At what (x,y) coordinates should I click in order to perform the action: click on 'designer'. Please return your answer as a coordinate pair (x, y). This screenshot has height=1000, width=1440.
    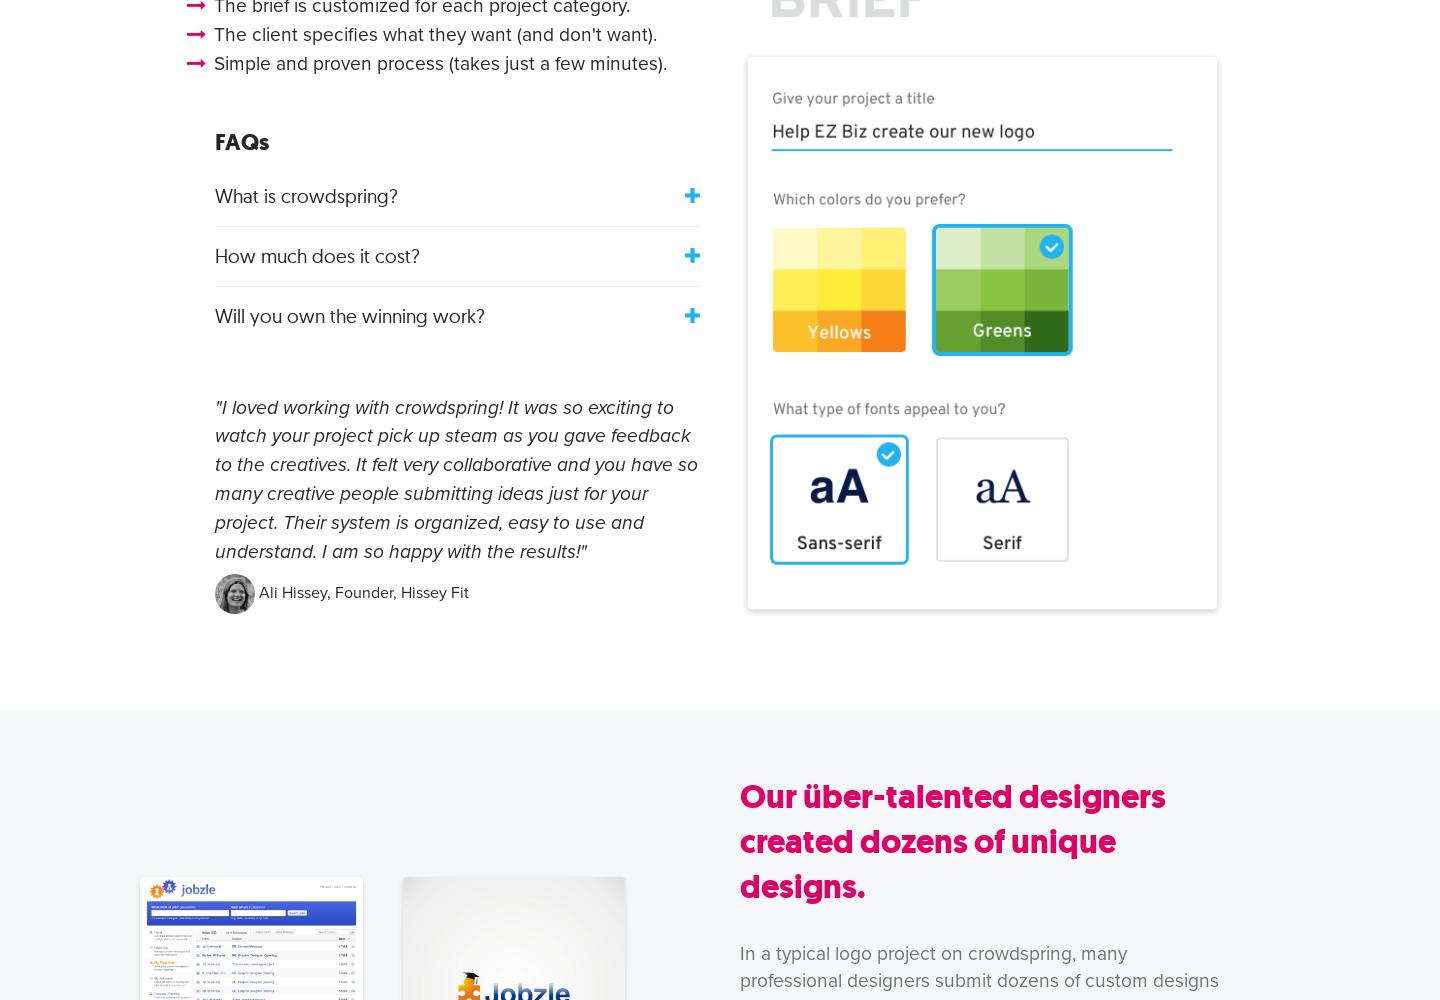
    Looking at the image, I should click on (846, 979).